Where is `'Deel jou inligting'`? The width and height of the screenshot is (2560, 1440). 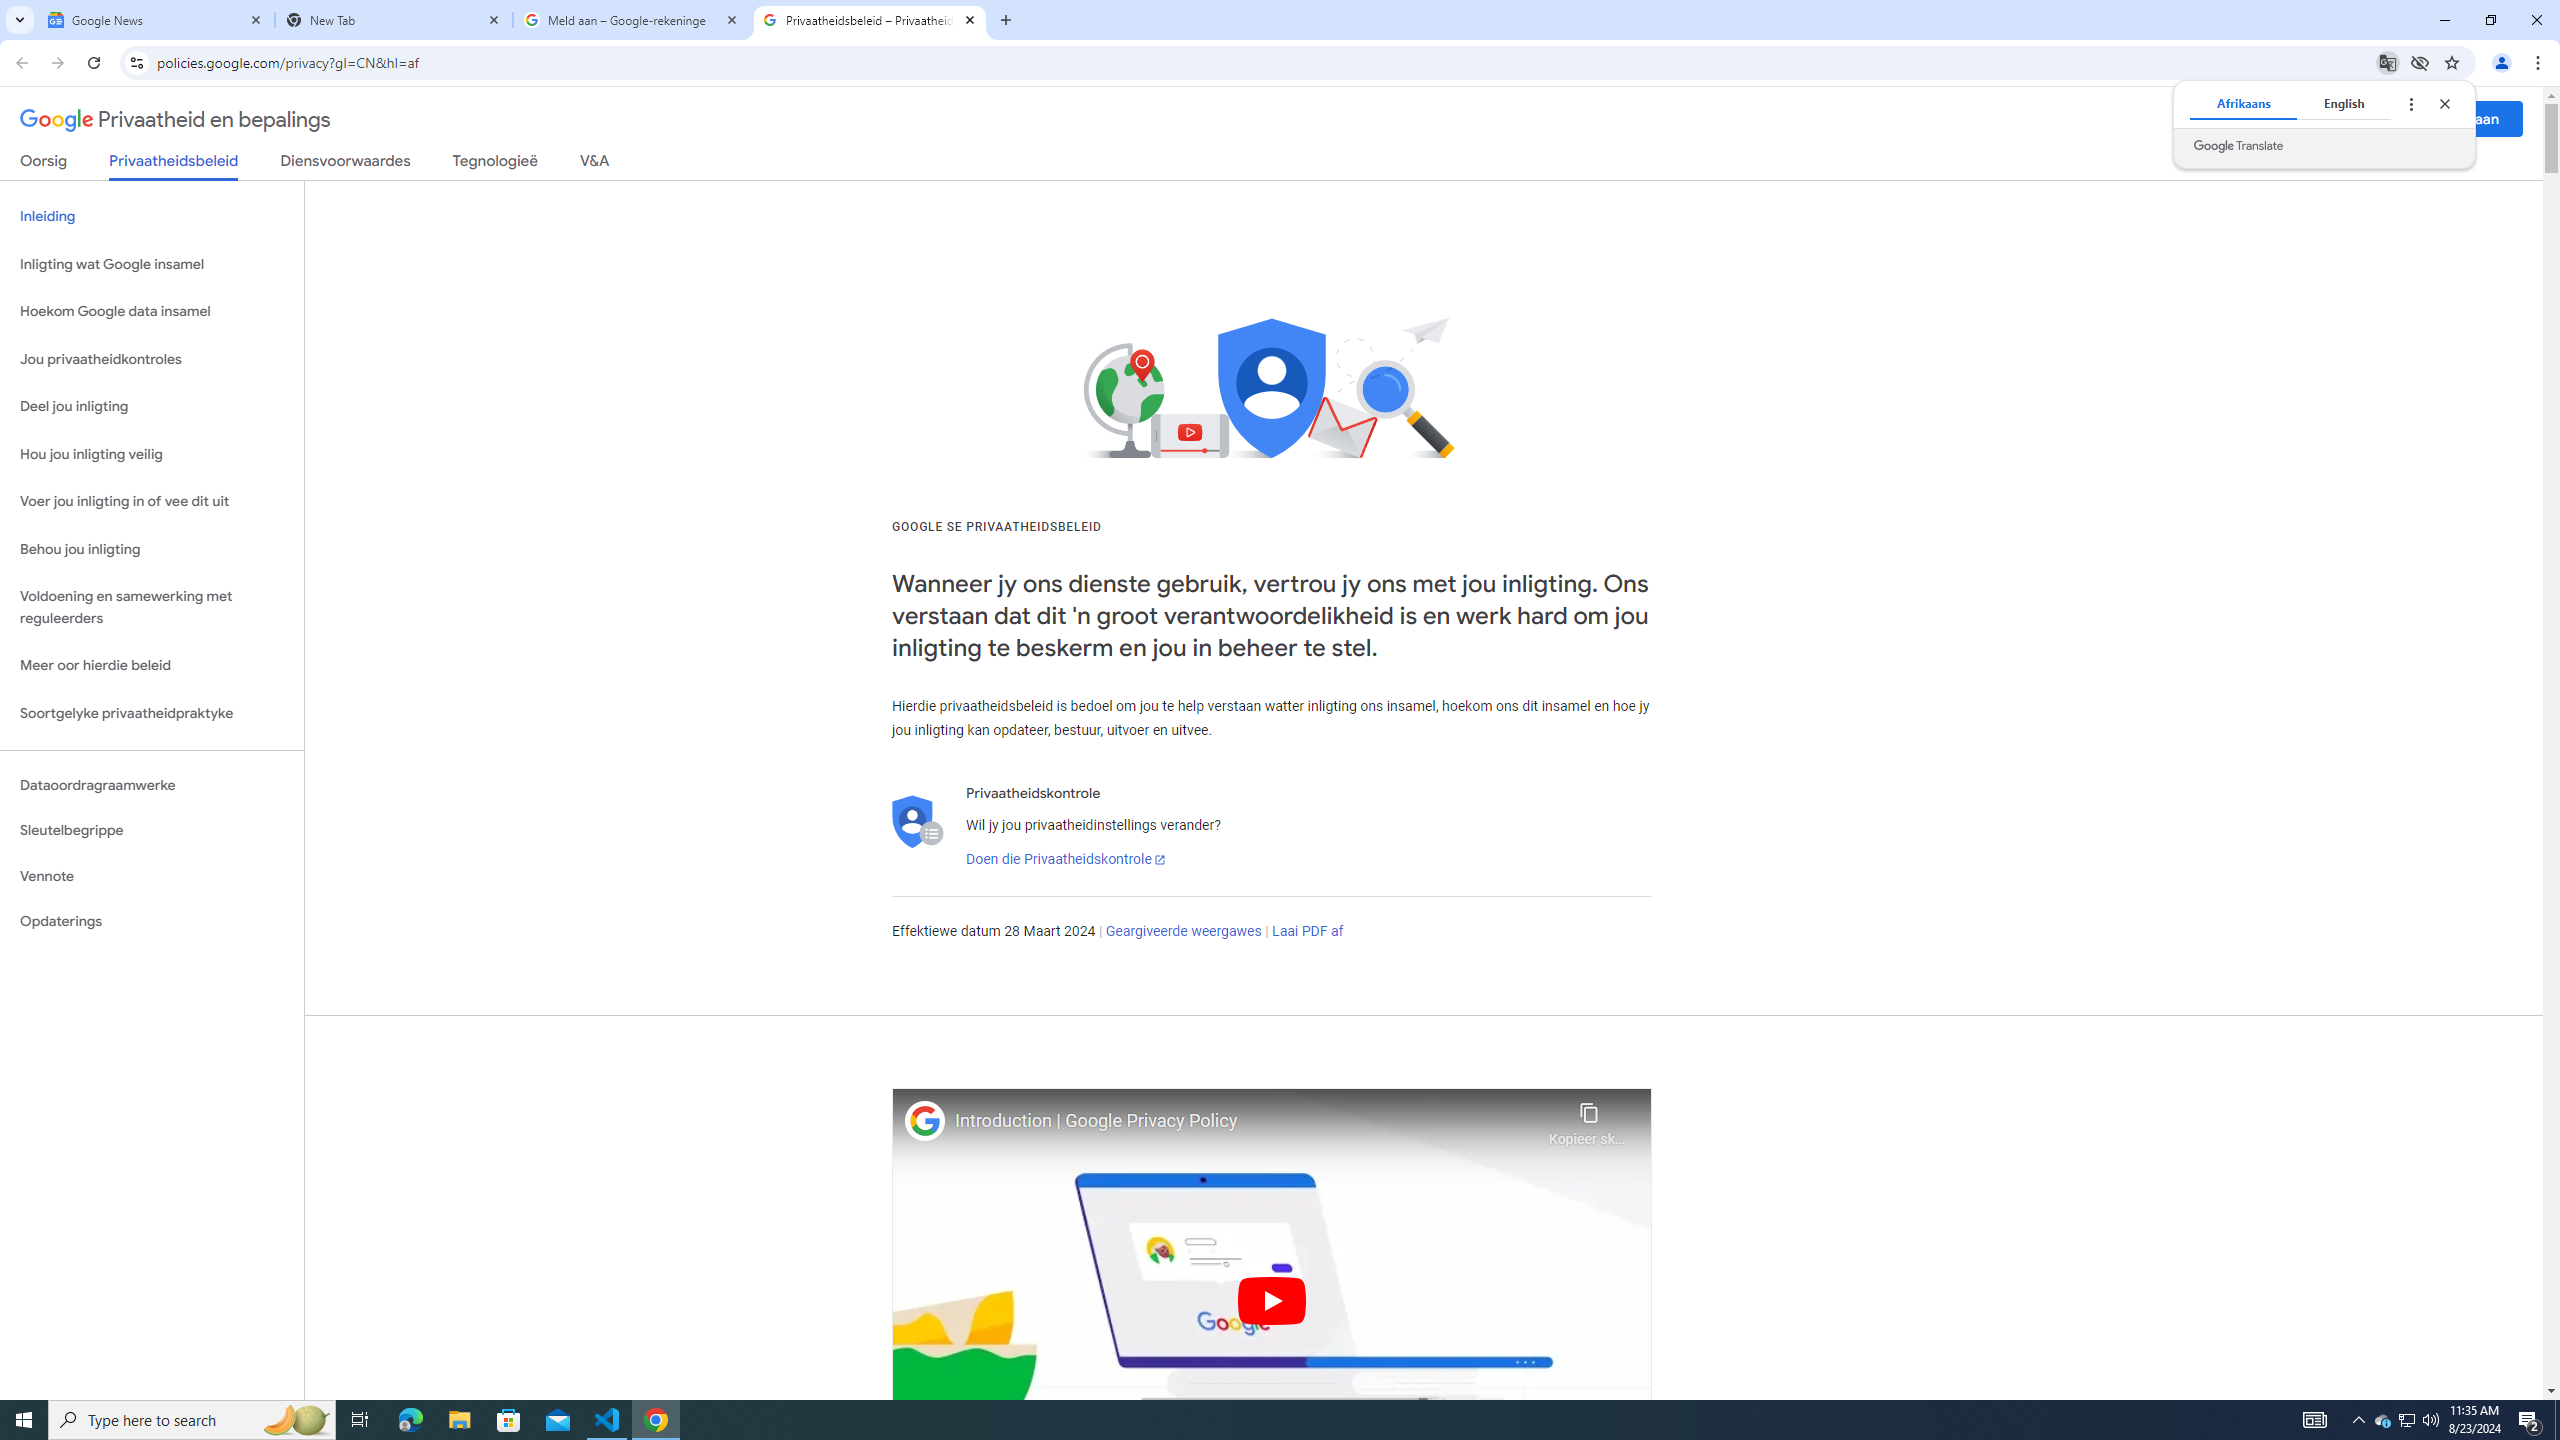 'Deel jou inligting' is located at coordinates (151, 405).